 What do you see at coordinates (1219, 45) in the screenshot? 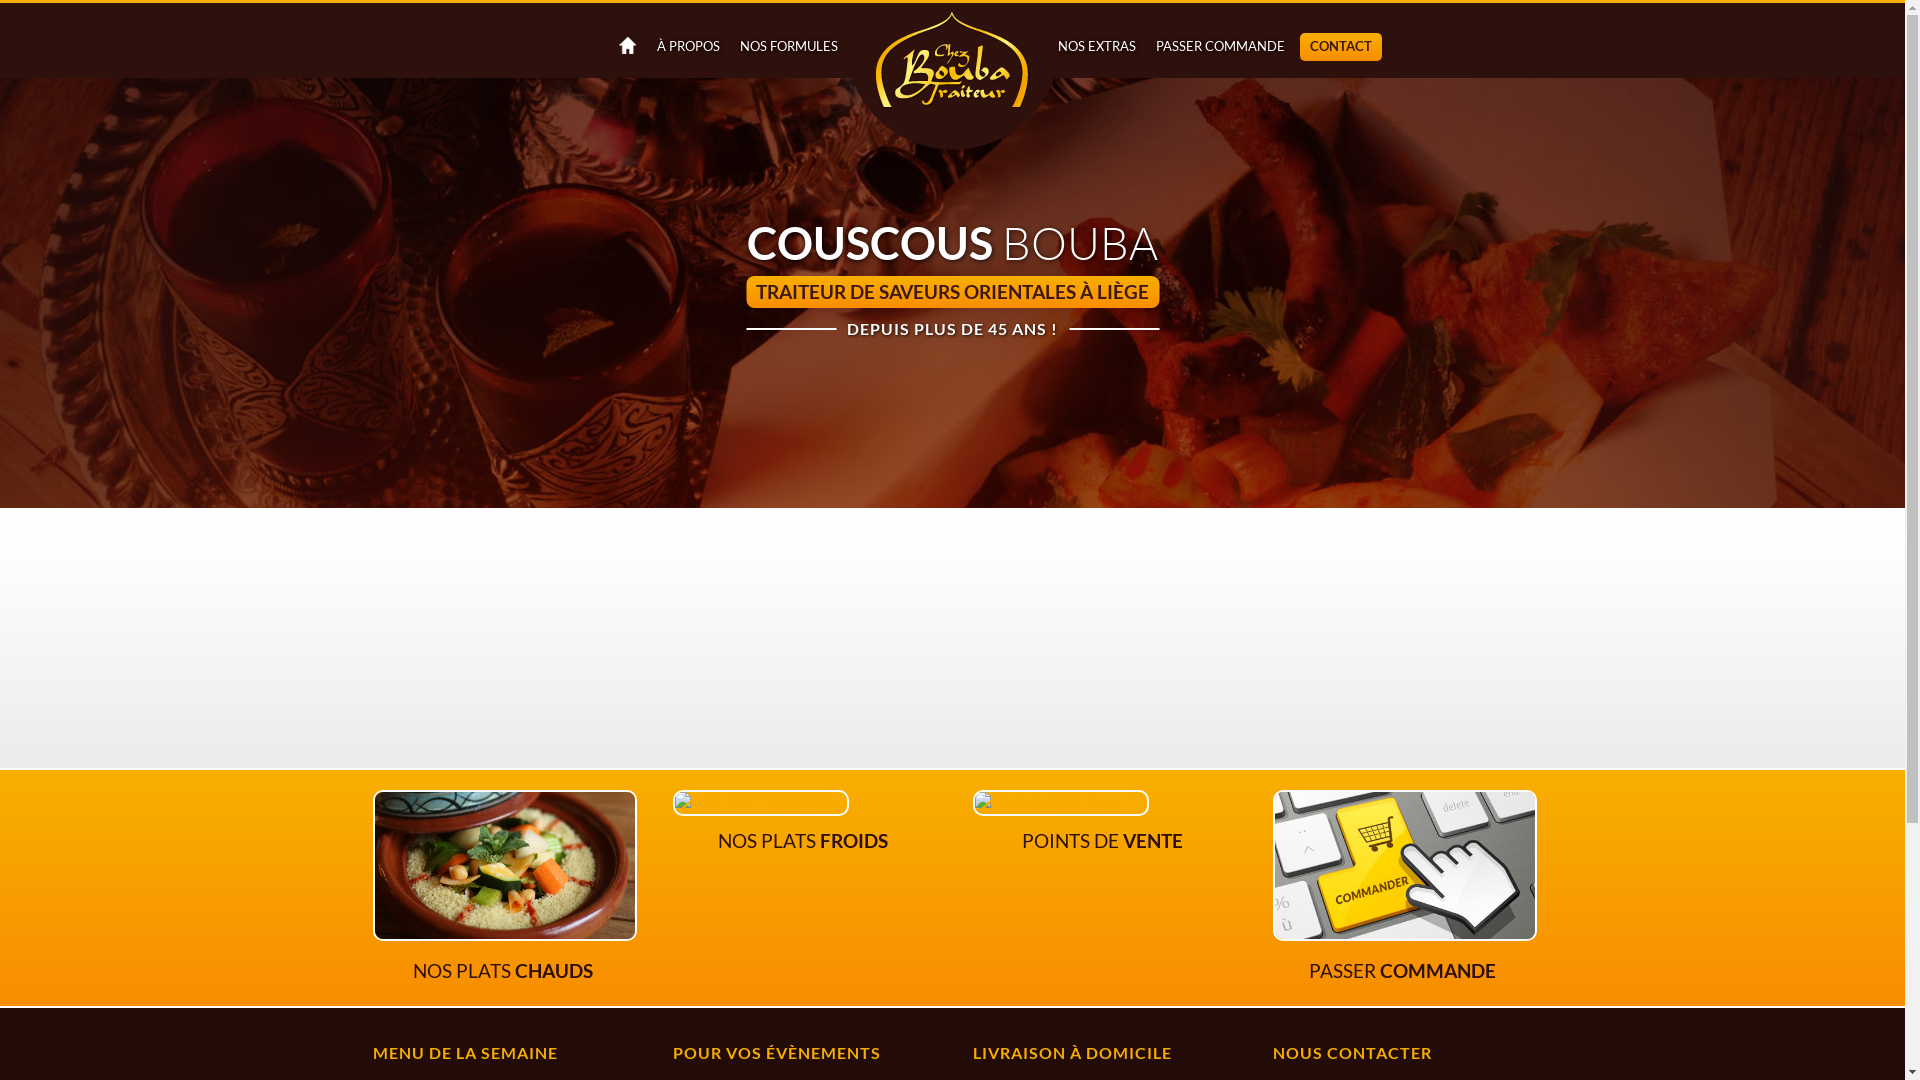
I see `'PASSER COMMANDE'` at bounding box center [1219, 45].